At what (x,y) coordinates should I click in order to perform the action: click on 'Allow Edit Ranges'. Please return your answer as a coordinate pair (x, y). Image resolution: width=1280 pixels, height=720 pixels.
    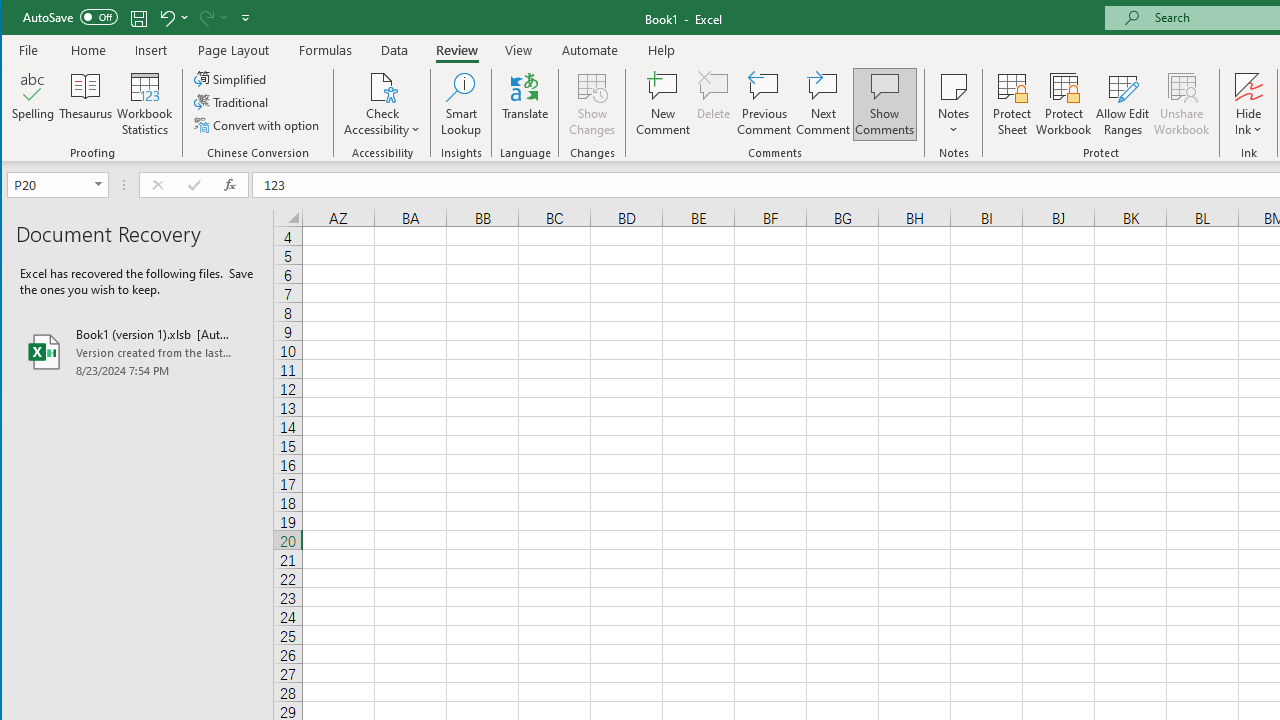
    Looking at the image, I should click on (1123, 104).